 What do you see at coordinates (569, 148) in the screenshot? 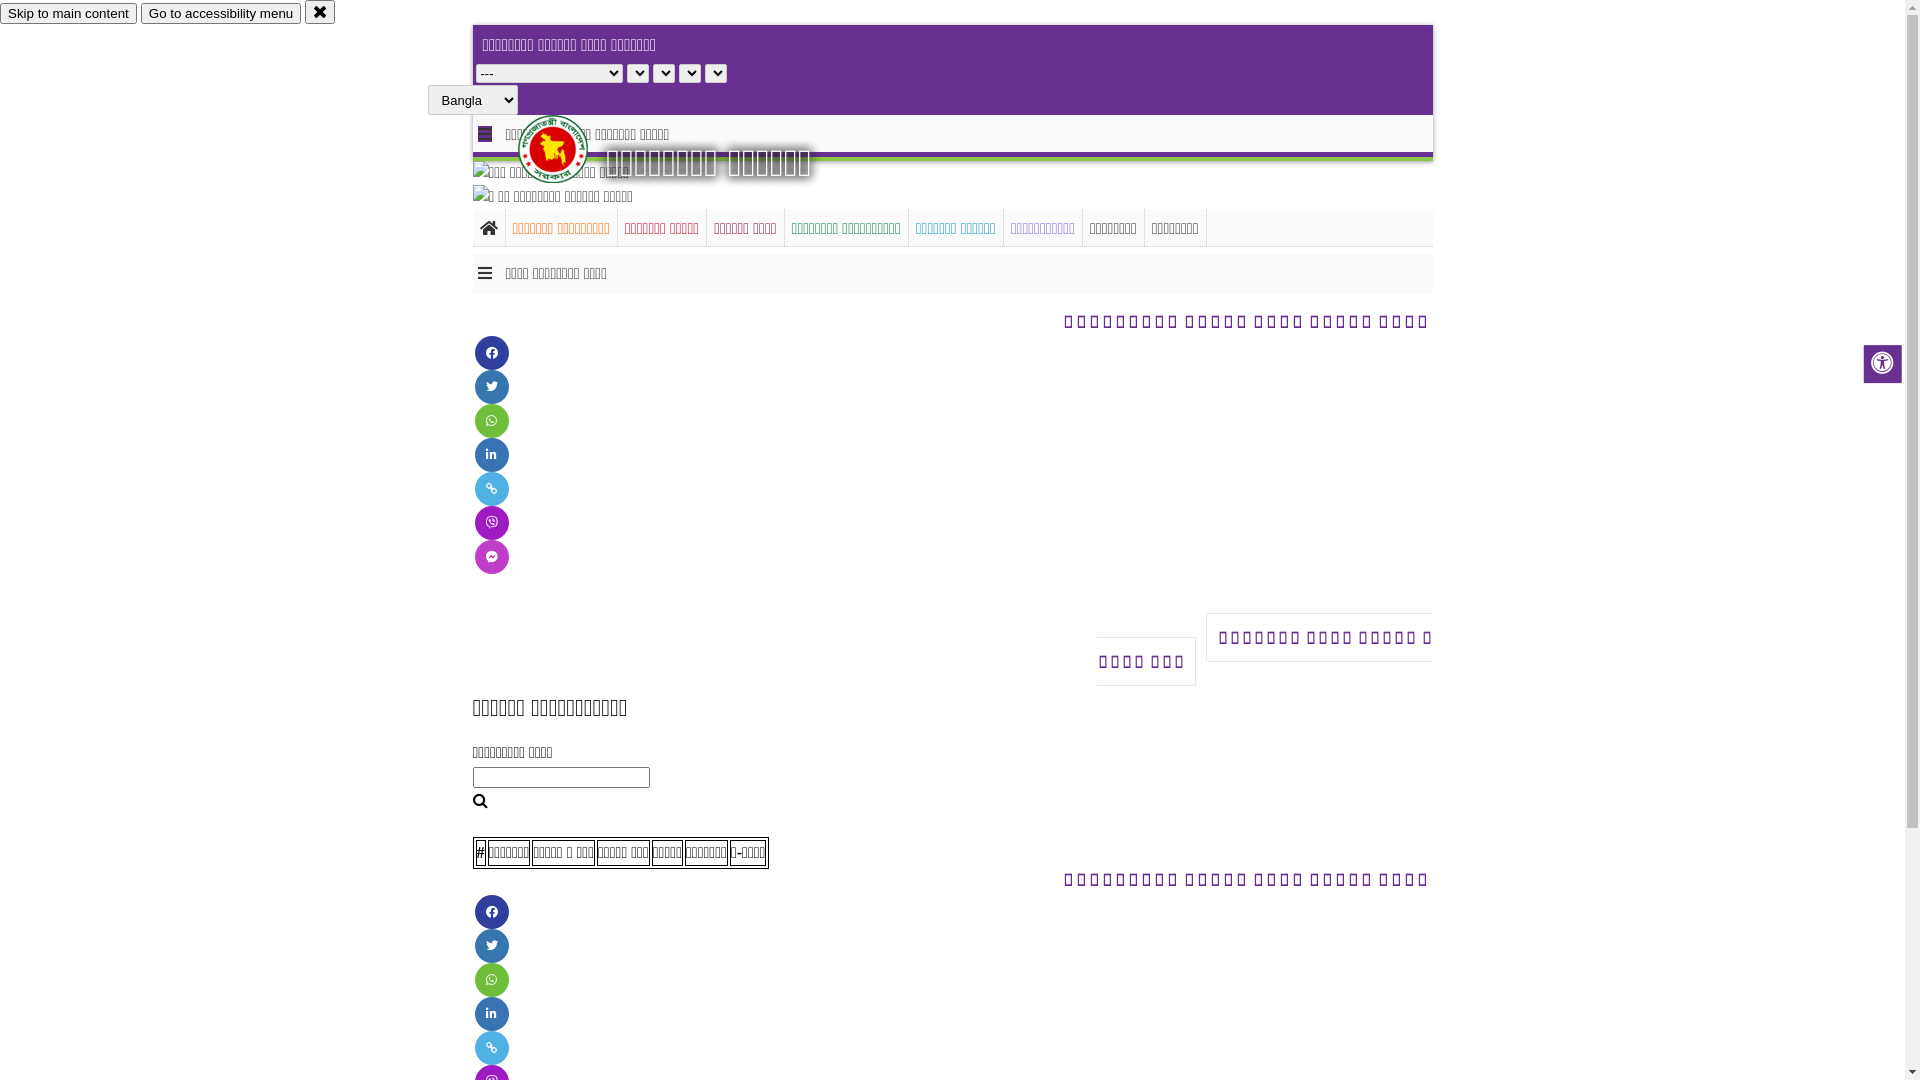
I see `'` at bounding box center [569, 148].